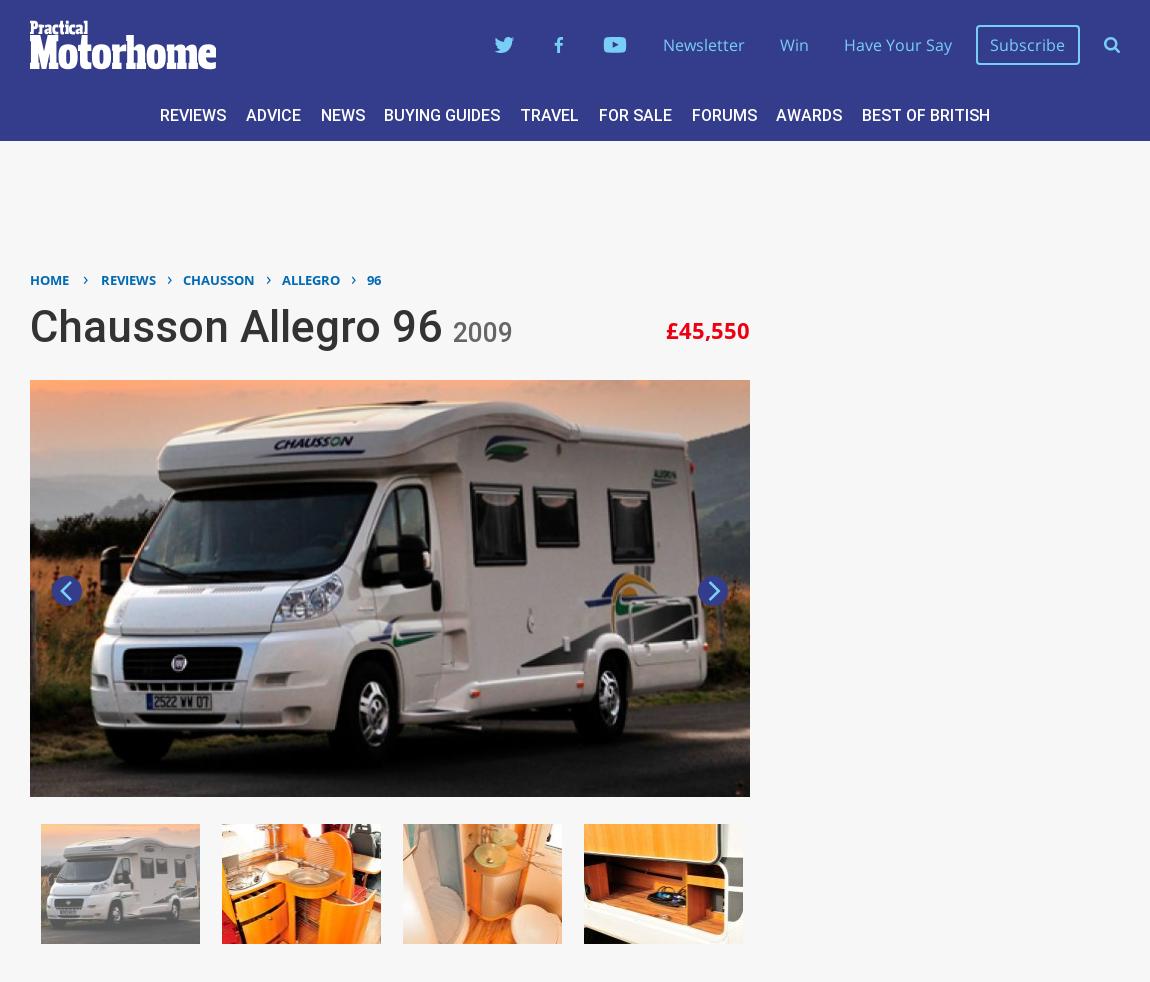 This screenshot has height=982, width=1150. I want to click on '2009', so click(481, 332).